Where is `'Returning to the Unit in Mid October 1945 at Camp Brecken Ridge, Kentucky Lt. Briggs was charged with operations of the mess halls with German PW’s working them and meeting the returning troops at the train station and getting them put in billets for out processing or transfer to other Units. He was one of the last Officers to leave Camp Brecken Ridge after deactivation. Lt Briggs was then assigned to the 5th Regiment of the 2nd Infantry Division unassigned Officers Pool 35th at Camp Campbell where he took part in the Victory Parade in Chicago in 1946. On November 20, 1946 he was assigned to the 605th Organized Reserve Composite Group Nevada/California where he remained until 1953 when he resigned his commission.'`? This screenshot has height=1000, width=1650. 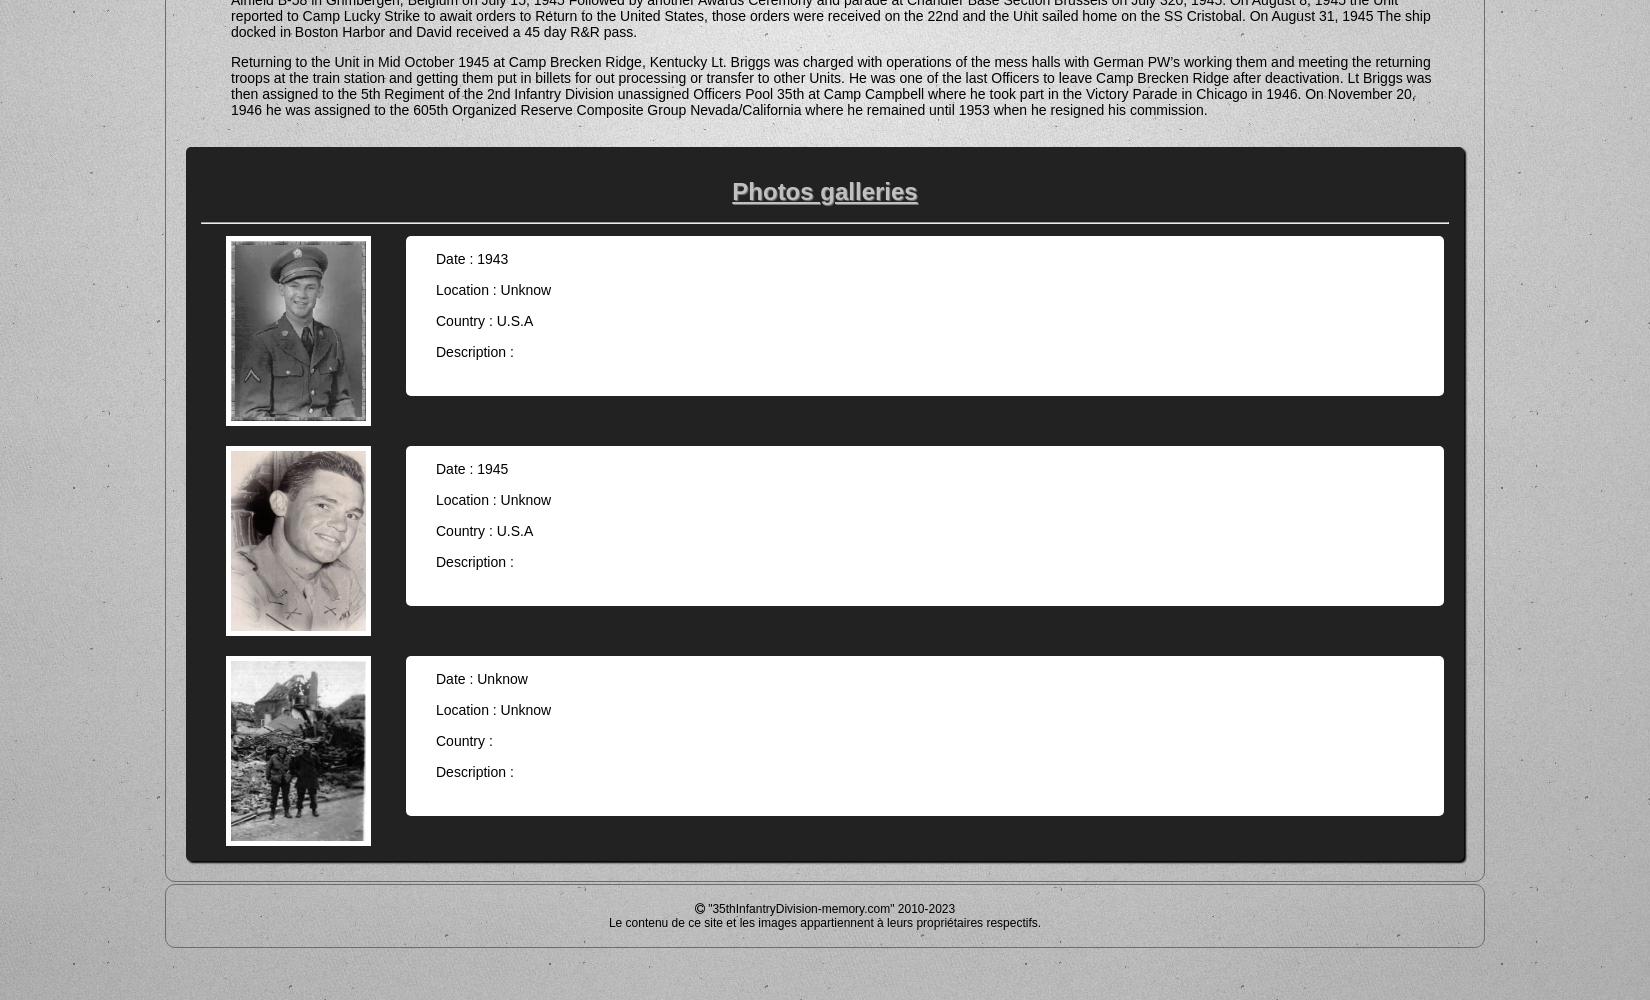 'Returning to the Unit in Mid October 1945 at Camp Brecken Ridge, Kentucky Lt. Briggs was charged with operations of the mess halls with German PW’s working them and meeting the returning troops at the train station and getting them put in billets for out processing or transfer to other Units. He was one of the last Officers to leave Camp Brecken Ridge after deactivation. Lt Briggs was then assigned to the 5th Regiment of the 2nd Infantry Division unassigned Officers Pool 35th at Camp Campbell where he took part in the Victory Parade in Chicago in 1946. On November 20, 1946 he was assigned to the 605th Organized Reserve Composite Group Nevada/California where he remained until 1953 when he resigned his commission.' is located at coordinates (830, 84).